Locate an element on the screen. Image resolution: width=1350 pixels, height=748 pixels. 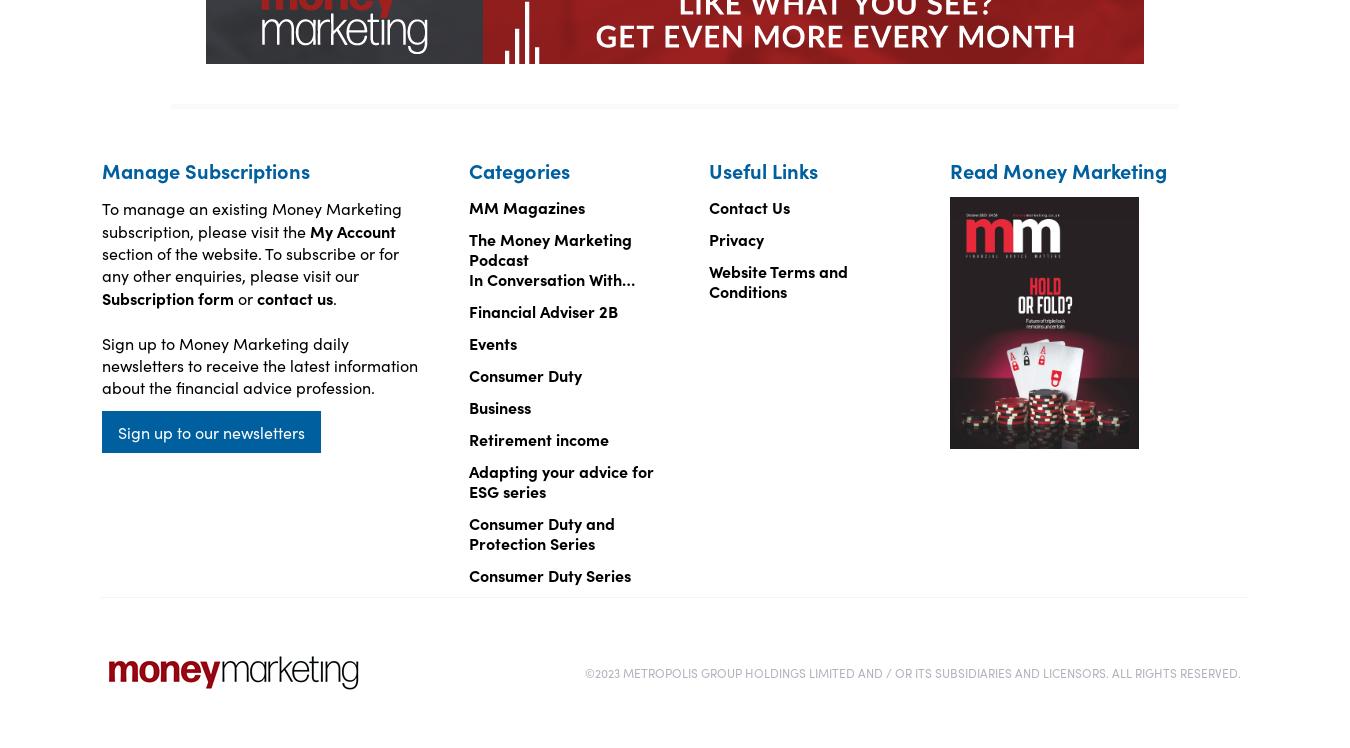
'Events' is located at coordinates (492, 342).